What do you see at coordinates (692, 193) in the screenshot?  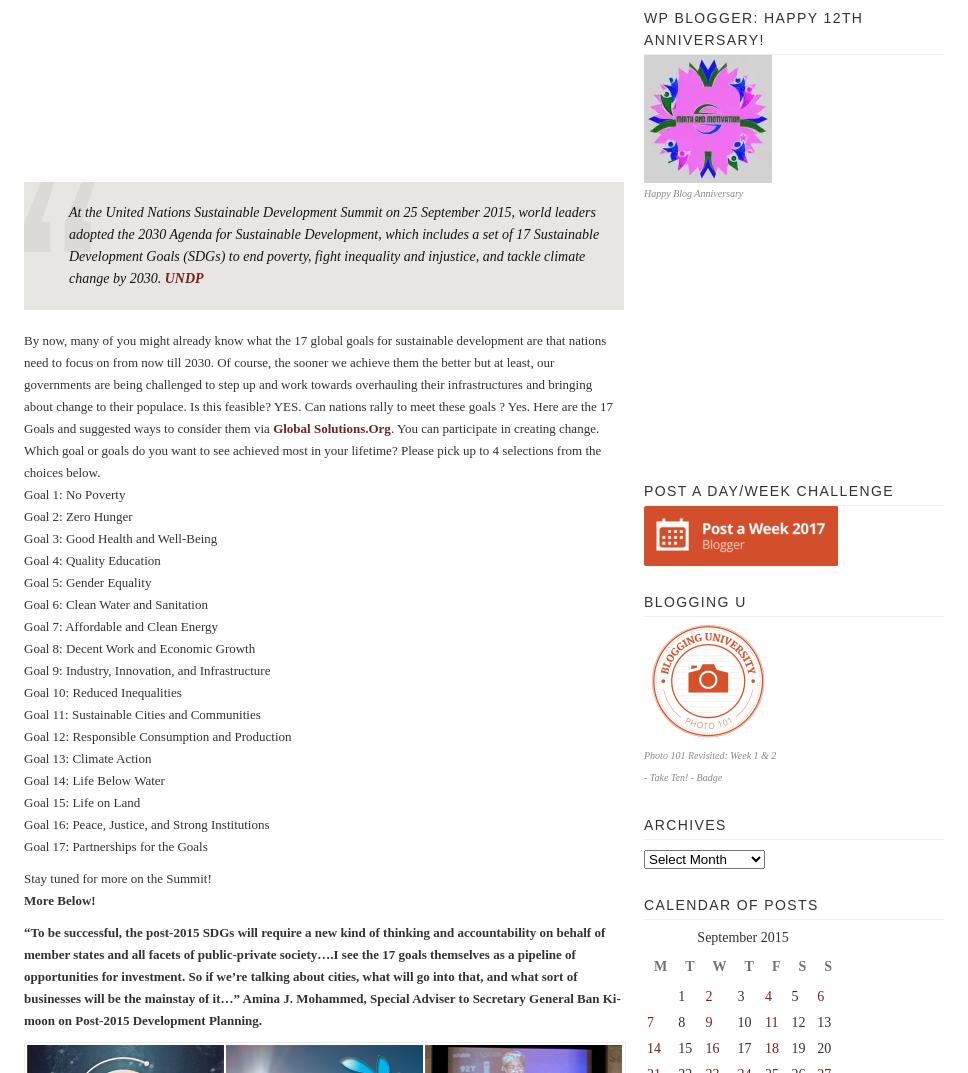 I see `'Happy Blog Anniversary'` at bounding box center [692, 193].